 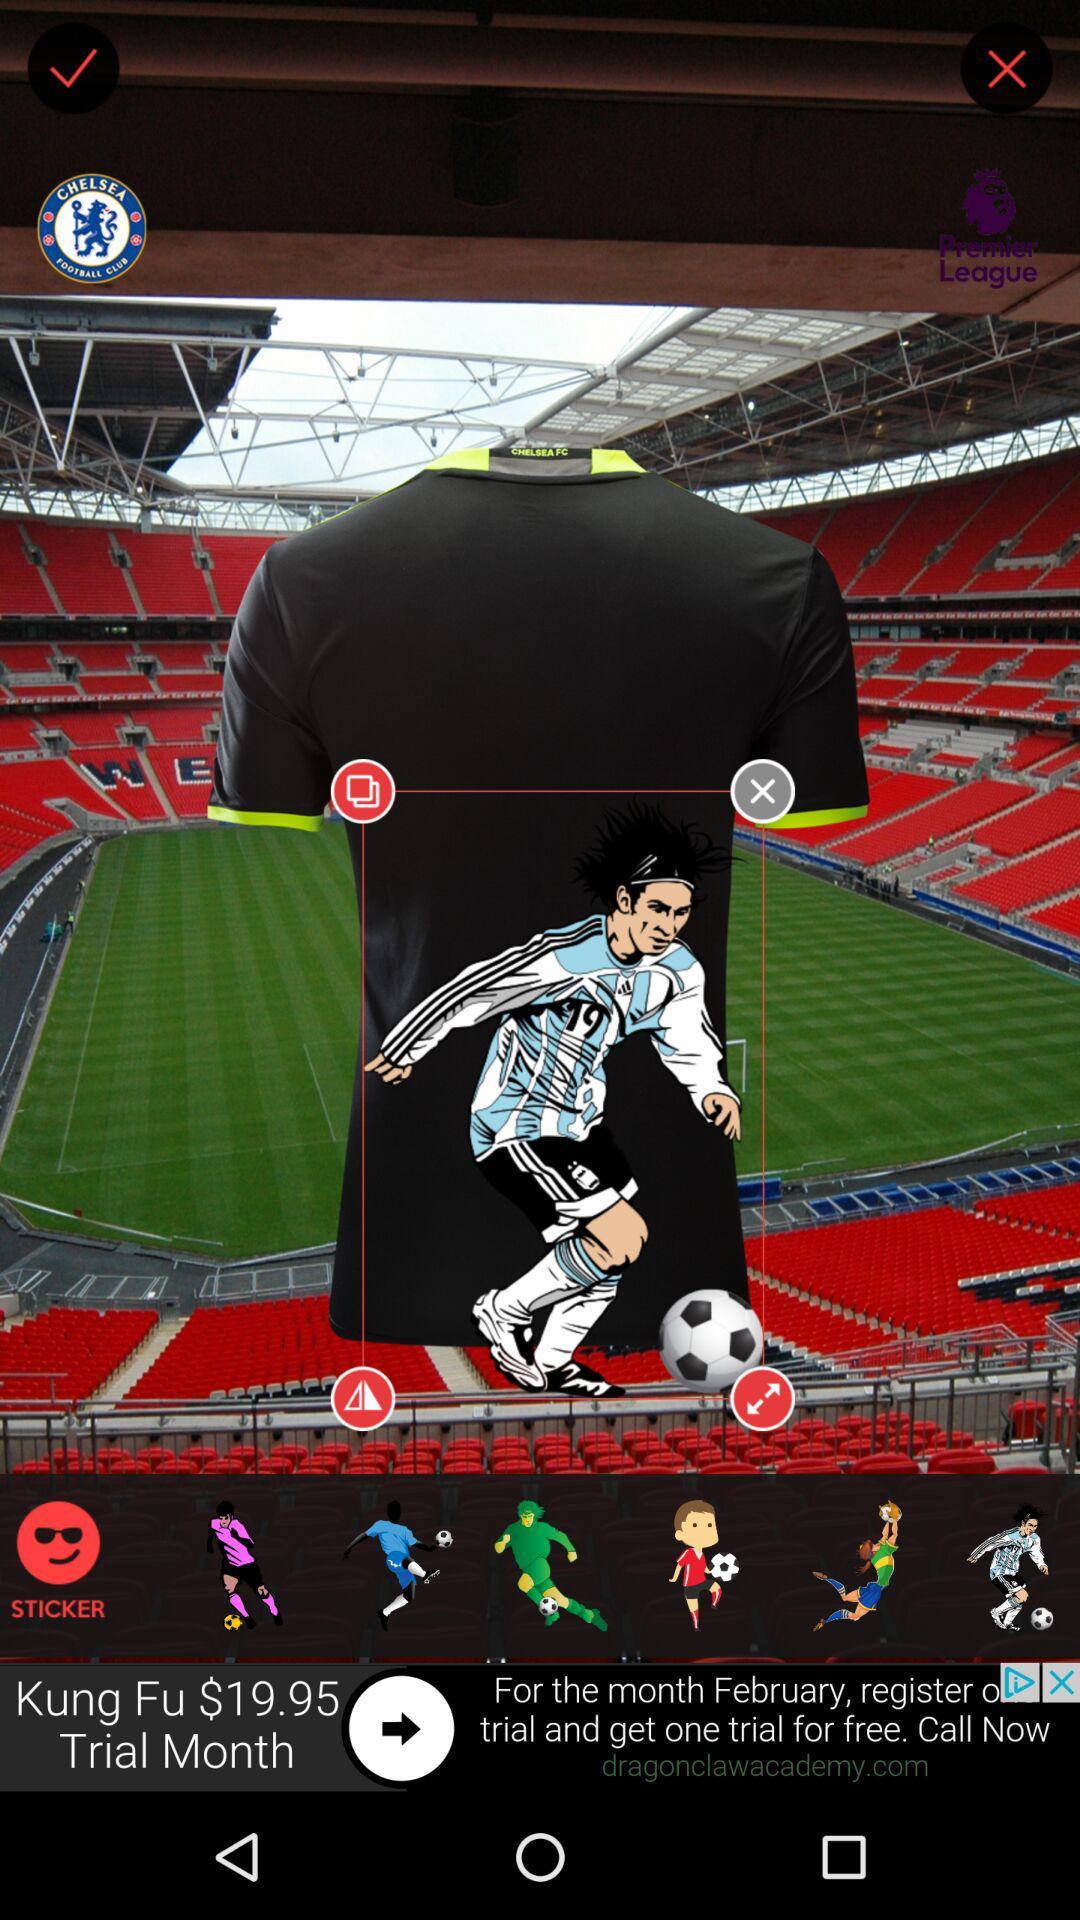 What do you see at coordinates (1006, 68) in the screenshot?
I see `this page` at bounding box center [1006, 68].